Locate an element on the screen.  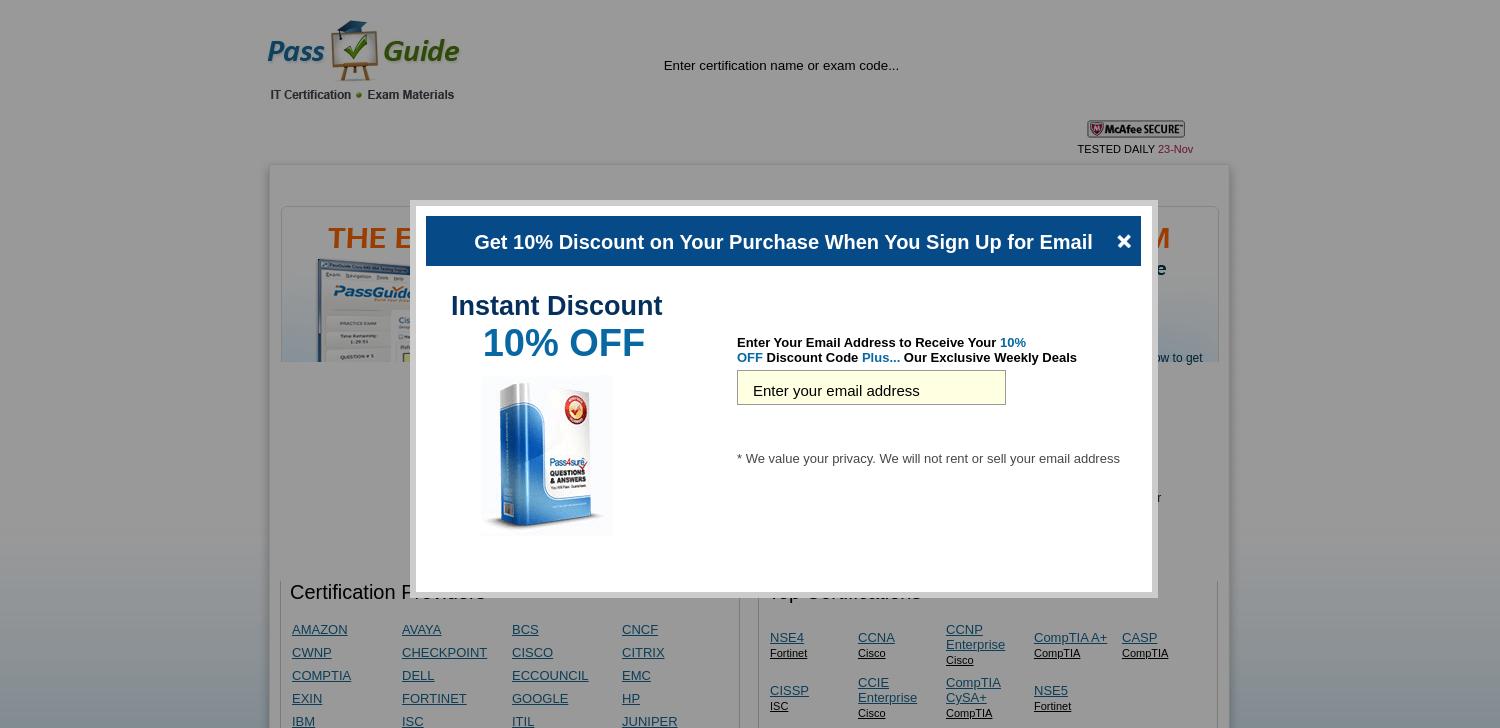
'CWNP' is located at coordinates (311, 652).